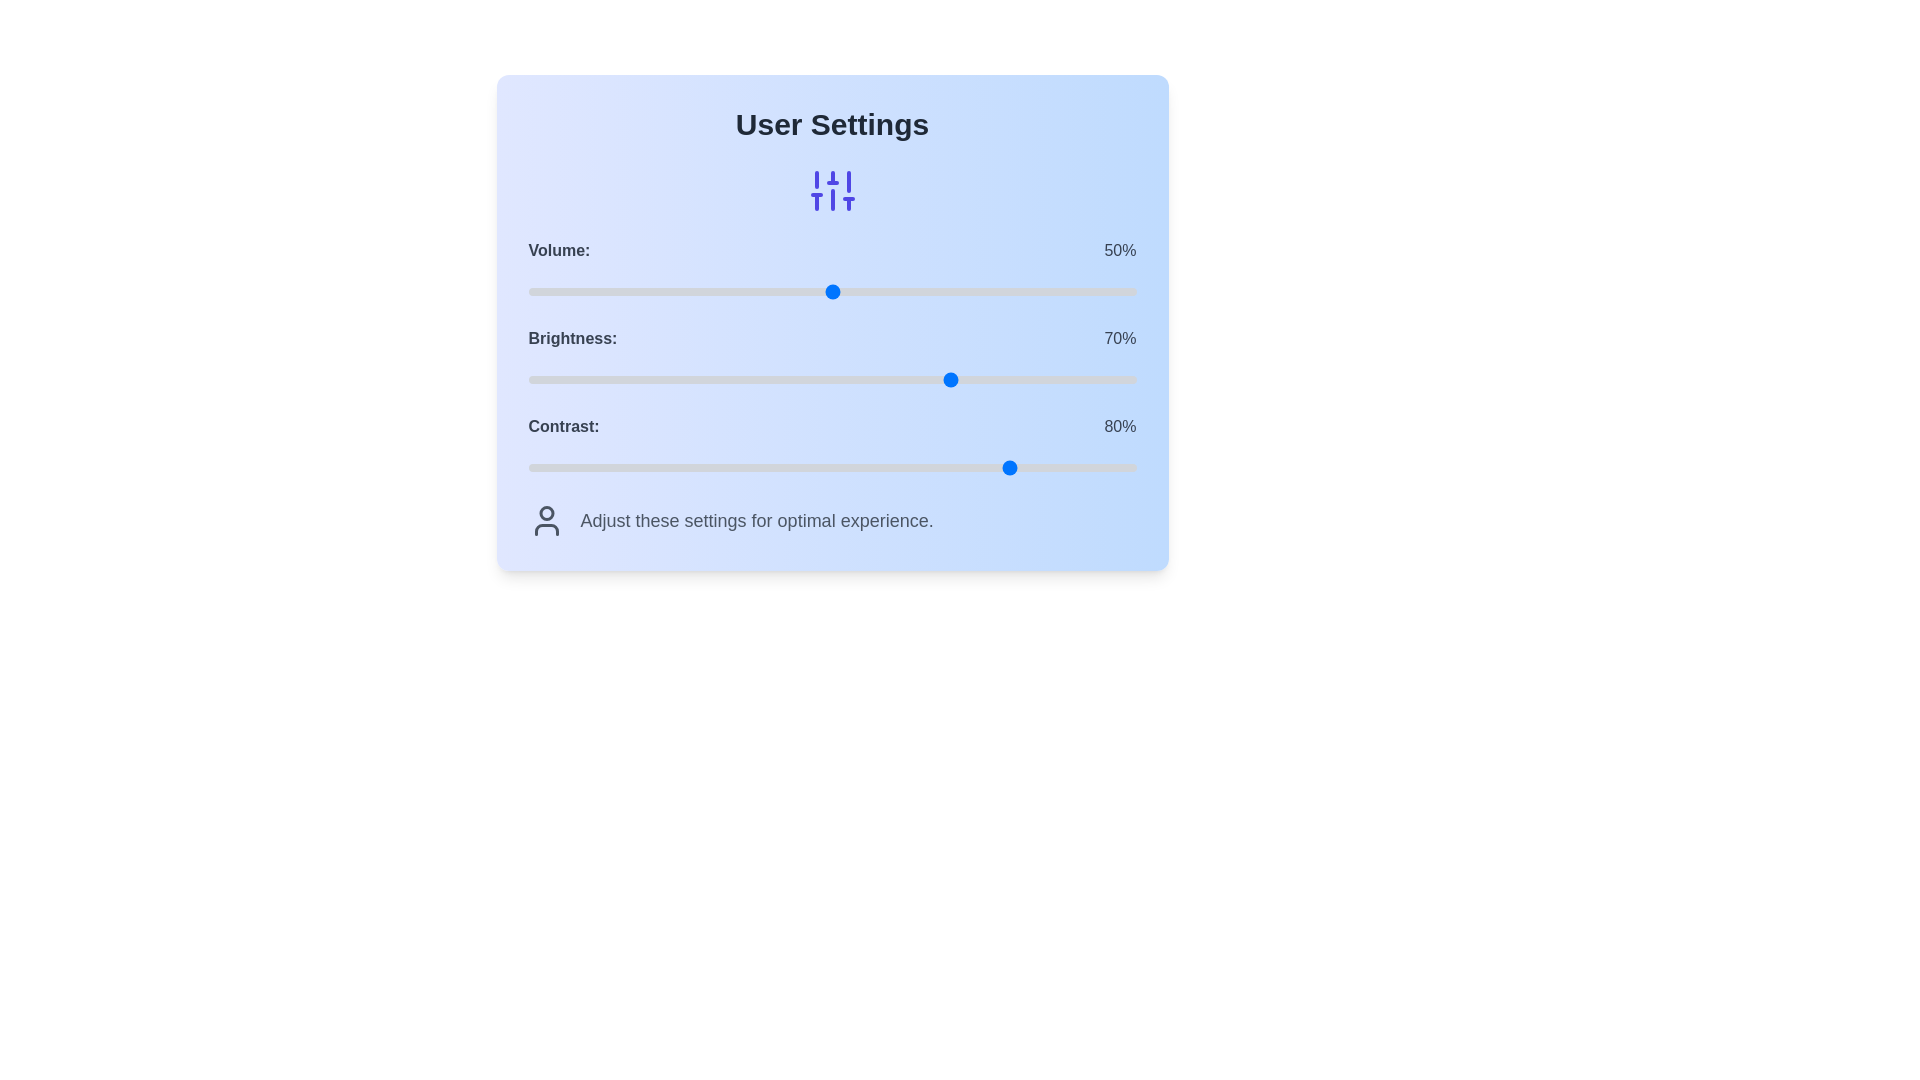 Image resolution: width=1920 pixels, height=1080 pixels. I want to click on the contrast, so click(966, 467).